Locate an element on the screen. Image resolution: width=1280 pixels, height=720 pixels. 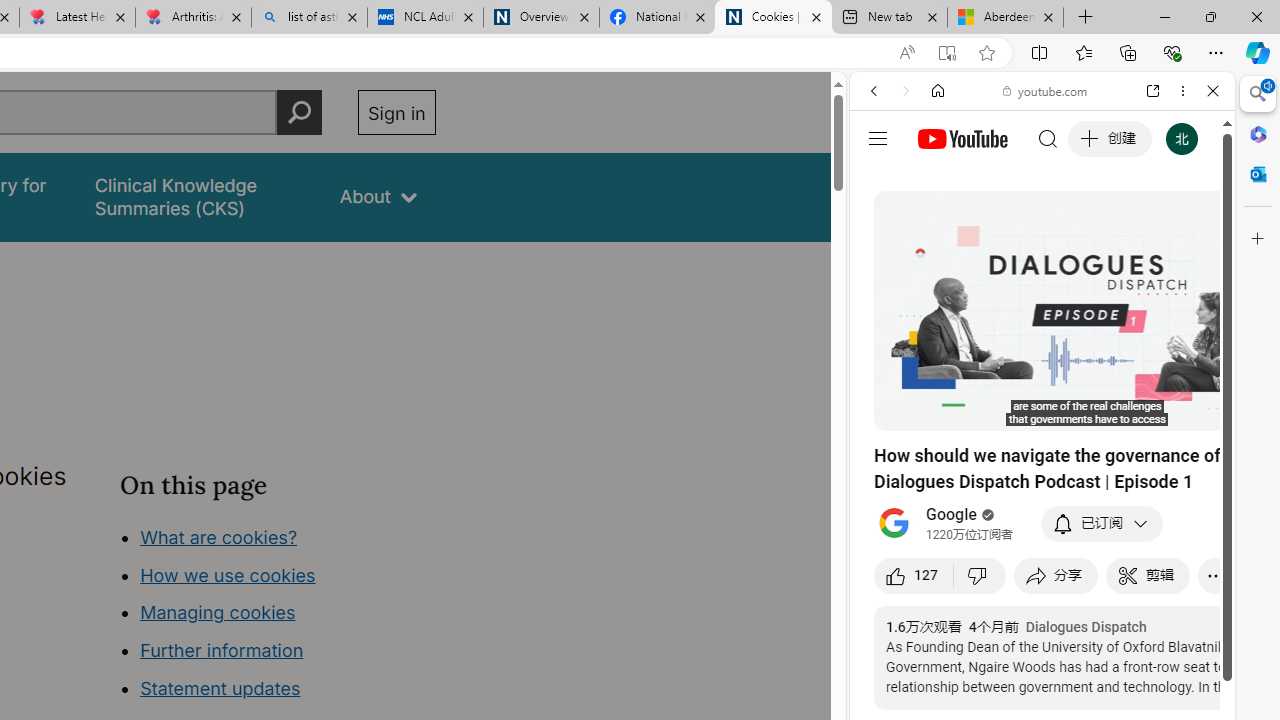
'Perform search' is located at coordinates (298, 112).